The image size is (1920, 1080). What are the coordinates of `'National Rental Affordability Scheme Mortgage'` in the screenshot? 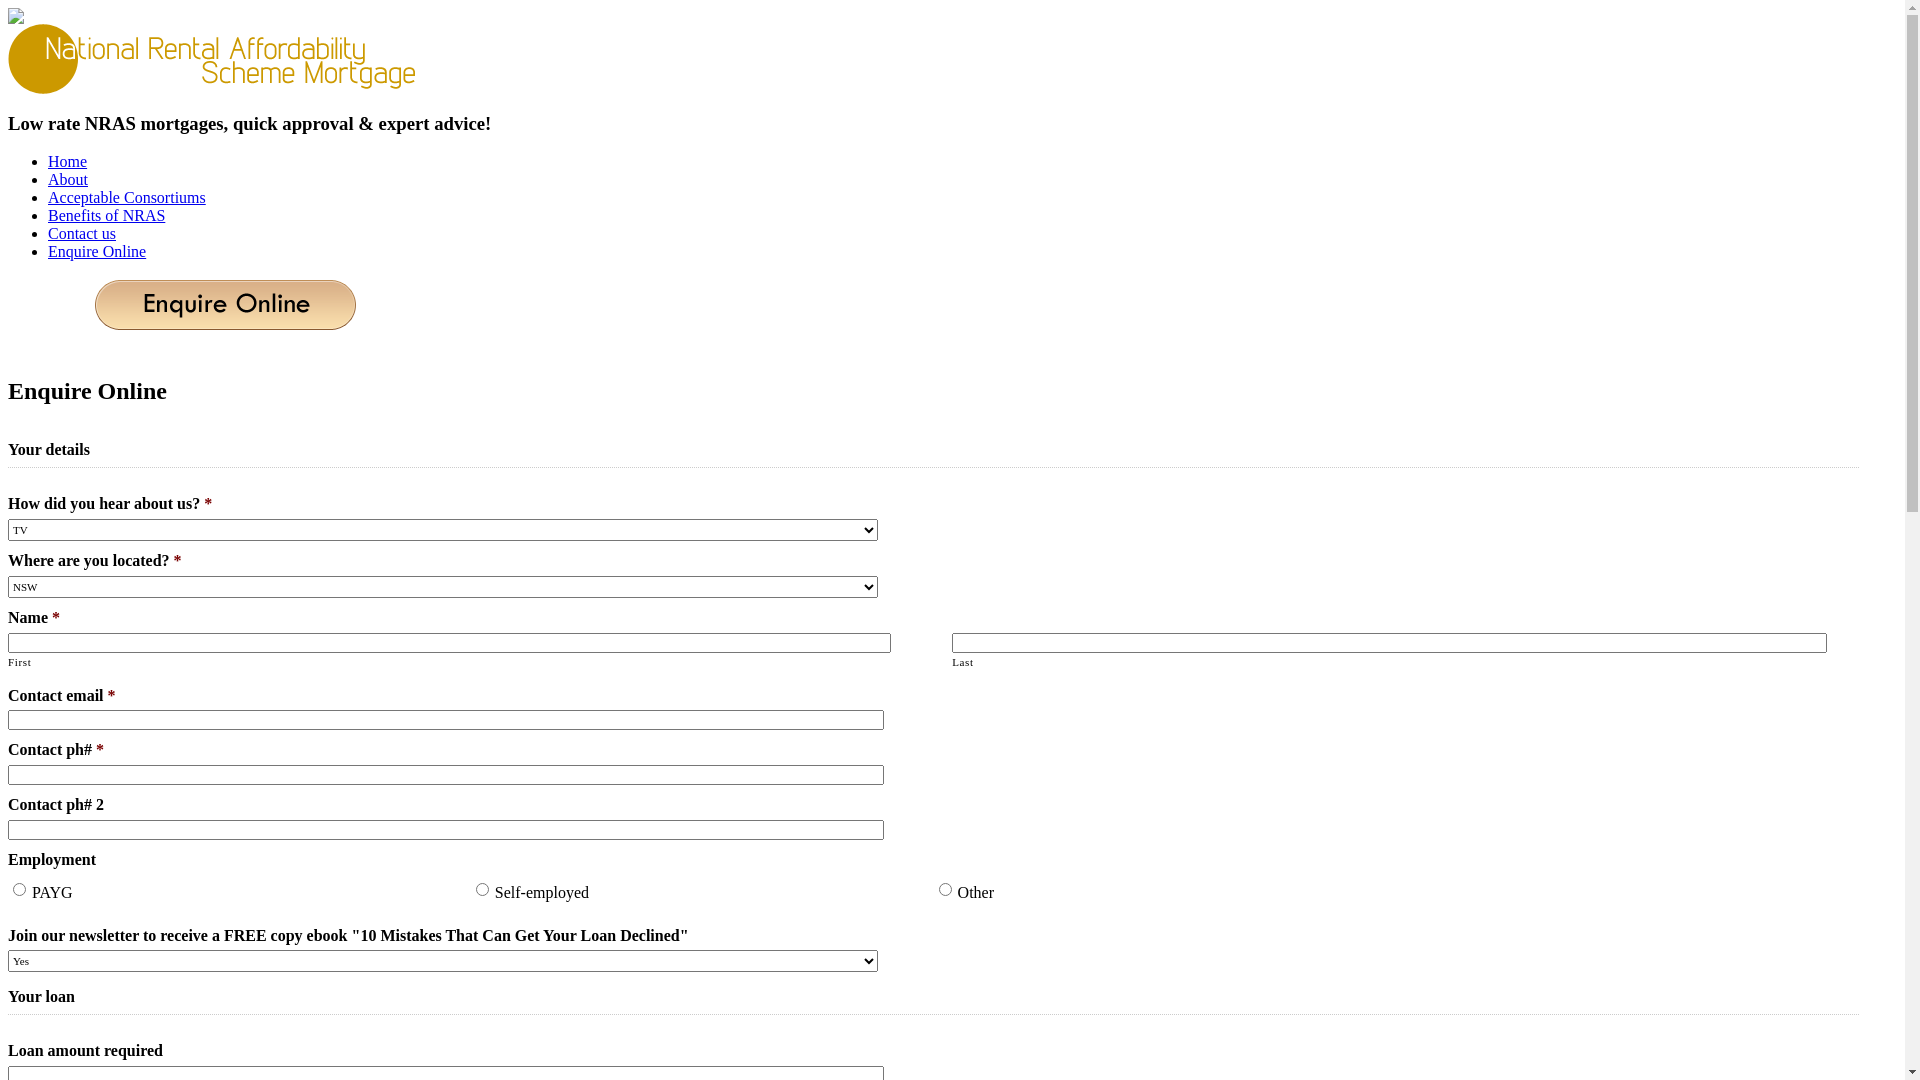 It's located at (214, 57).